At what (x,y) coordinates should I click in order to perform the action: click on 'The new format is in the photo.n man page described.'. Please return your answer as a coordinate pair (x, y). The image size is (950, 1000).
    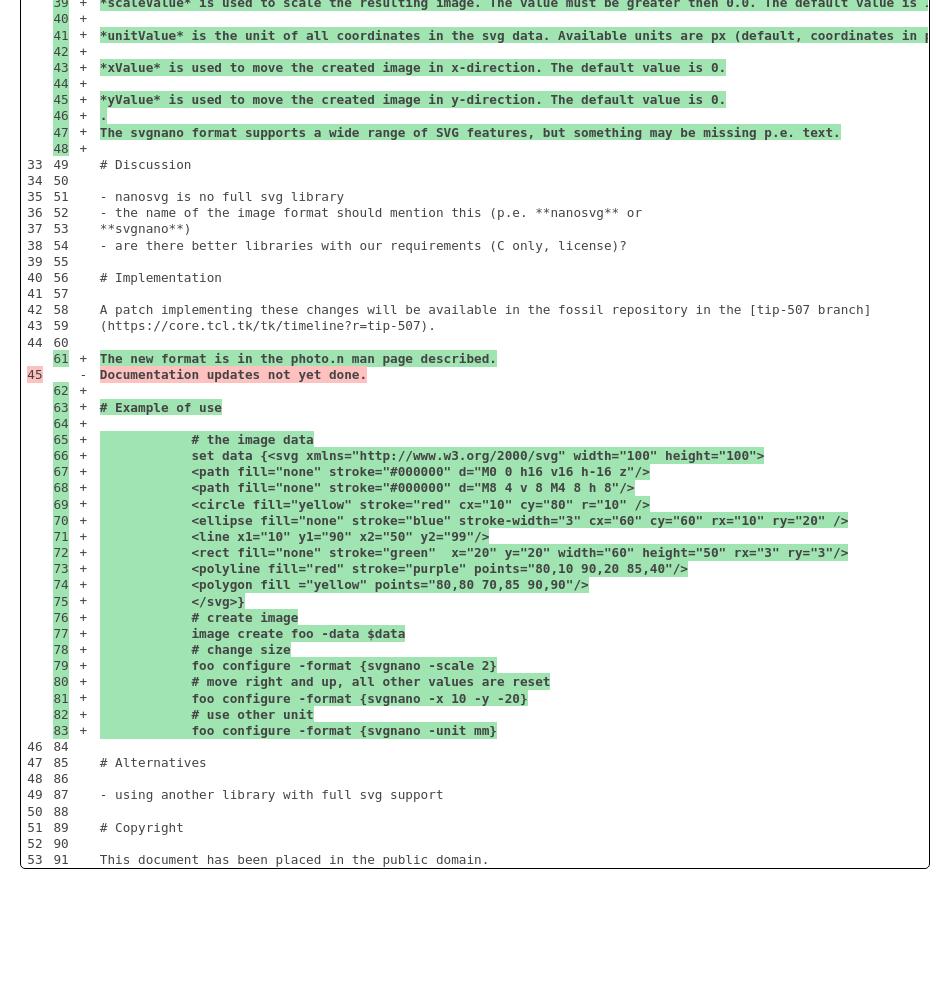
    Looking at the image, I should click on (297, 356).